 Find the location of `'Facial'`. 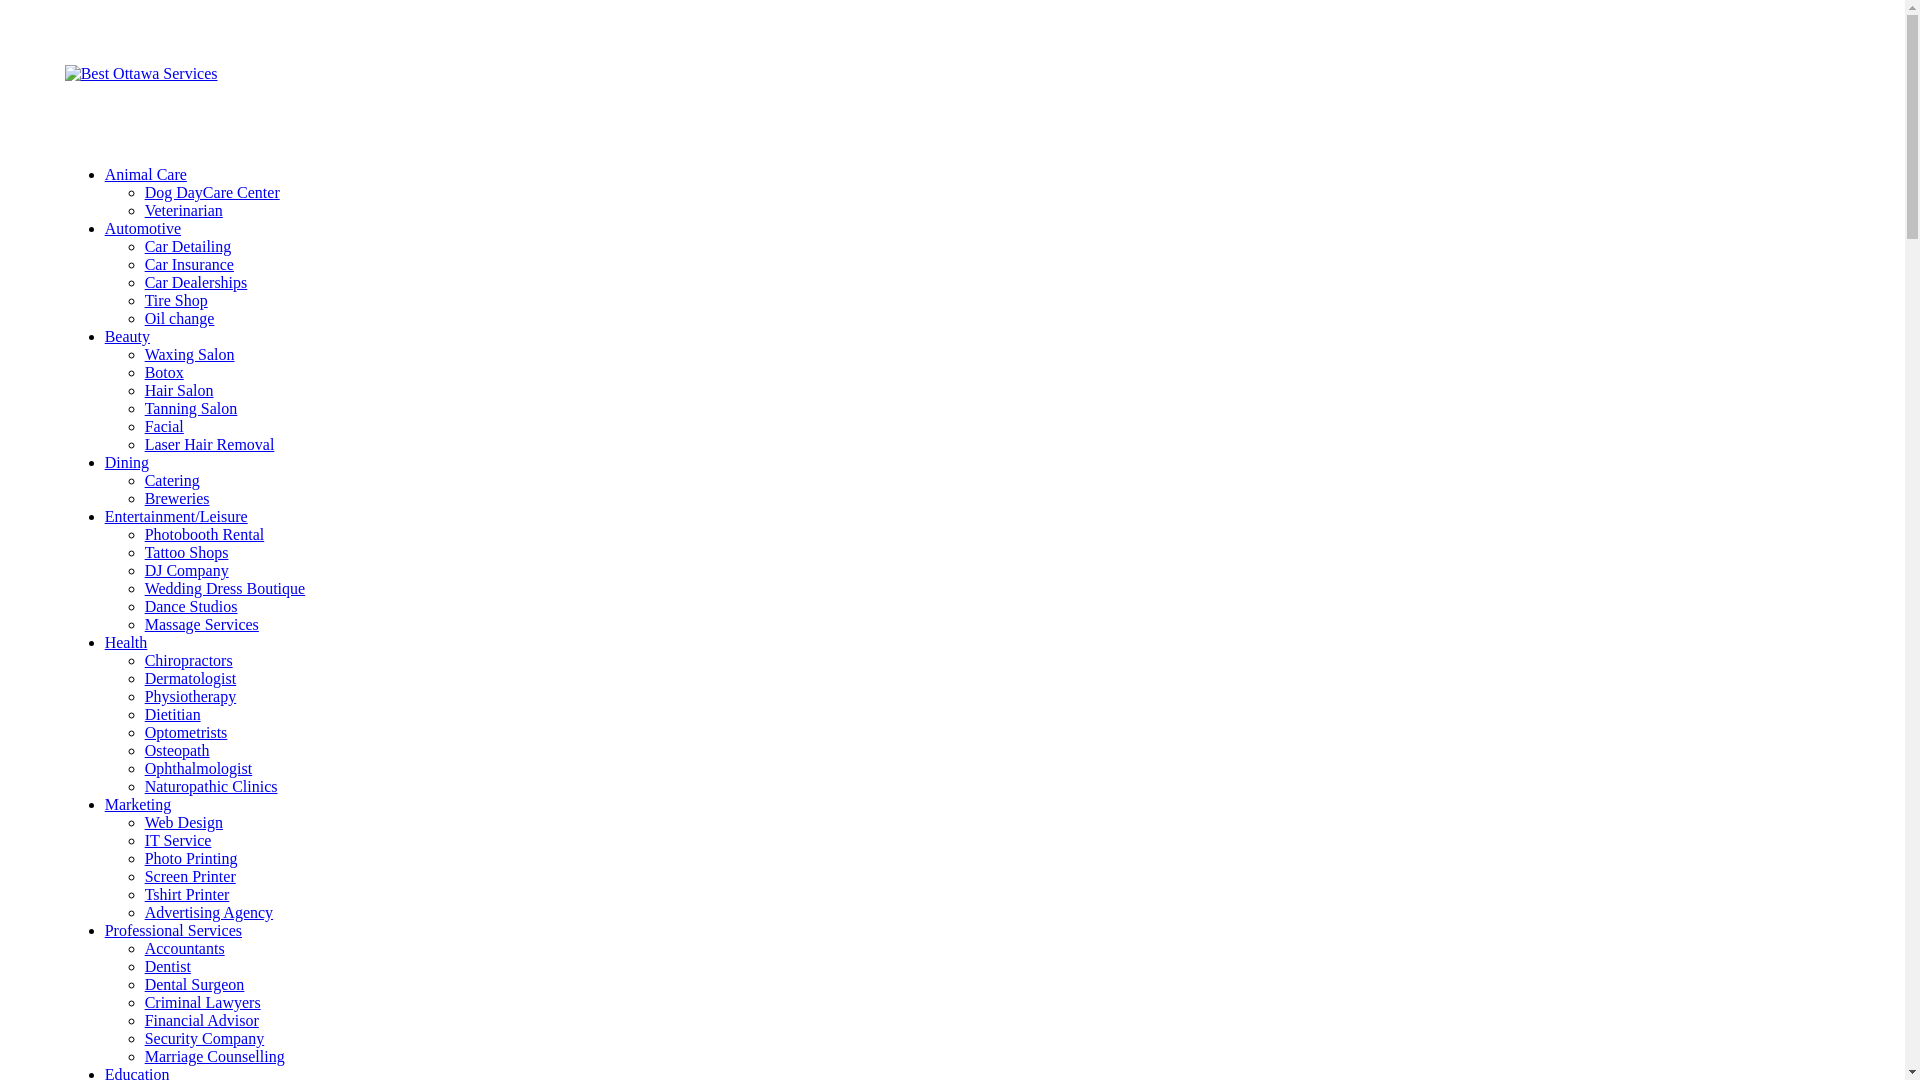

'Facial' is located at coordinates (143, 425).